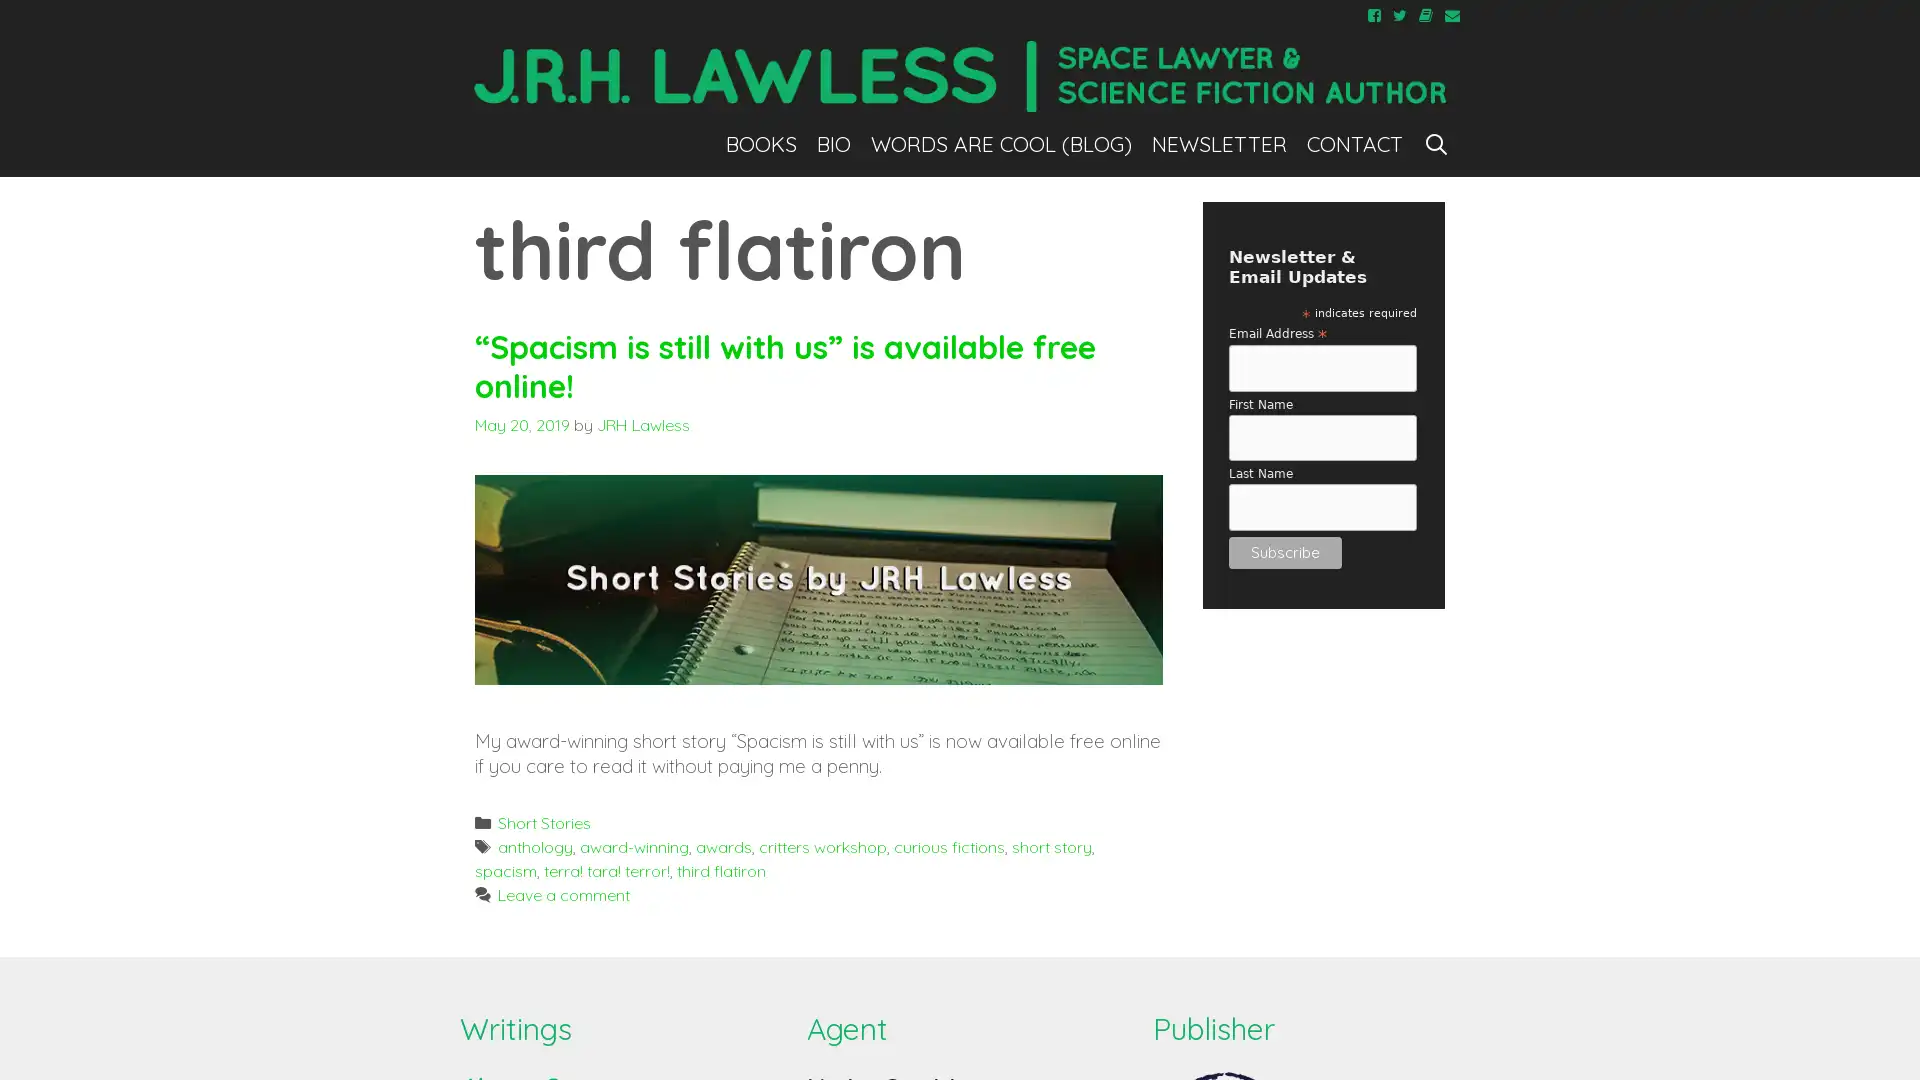  Describe the element at coordinates (1284, 551) in the screenshot. I see `Subscribe` at that location.